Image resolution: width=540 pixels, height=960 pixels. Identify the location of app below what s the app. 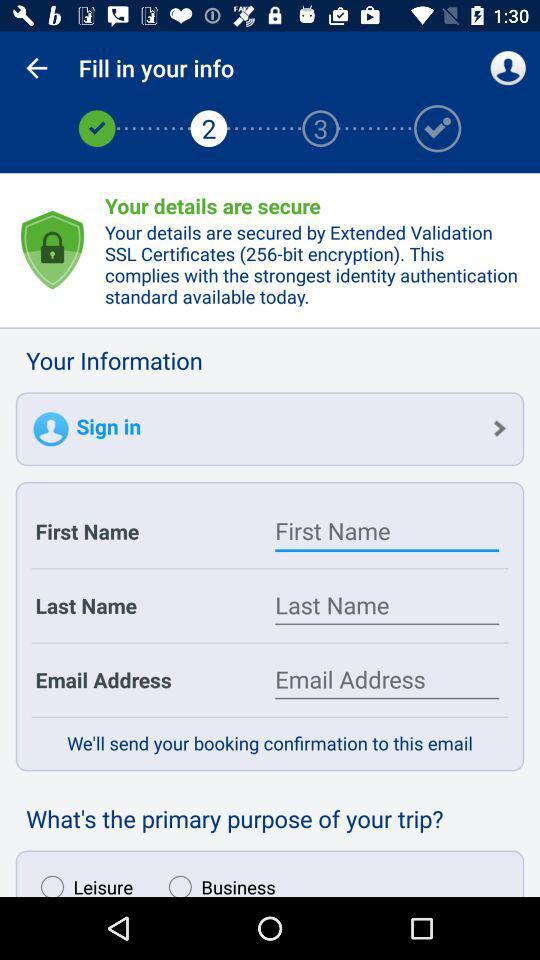
(216, 880).